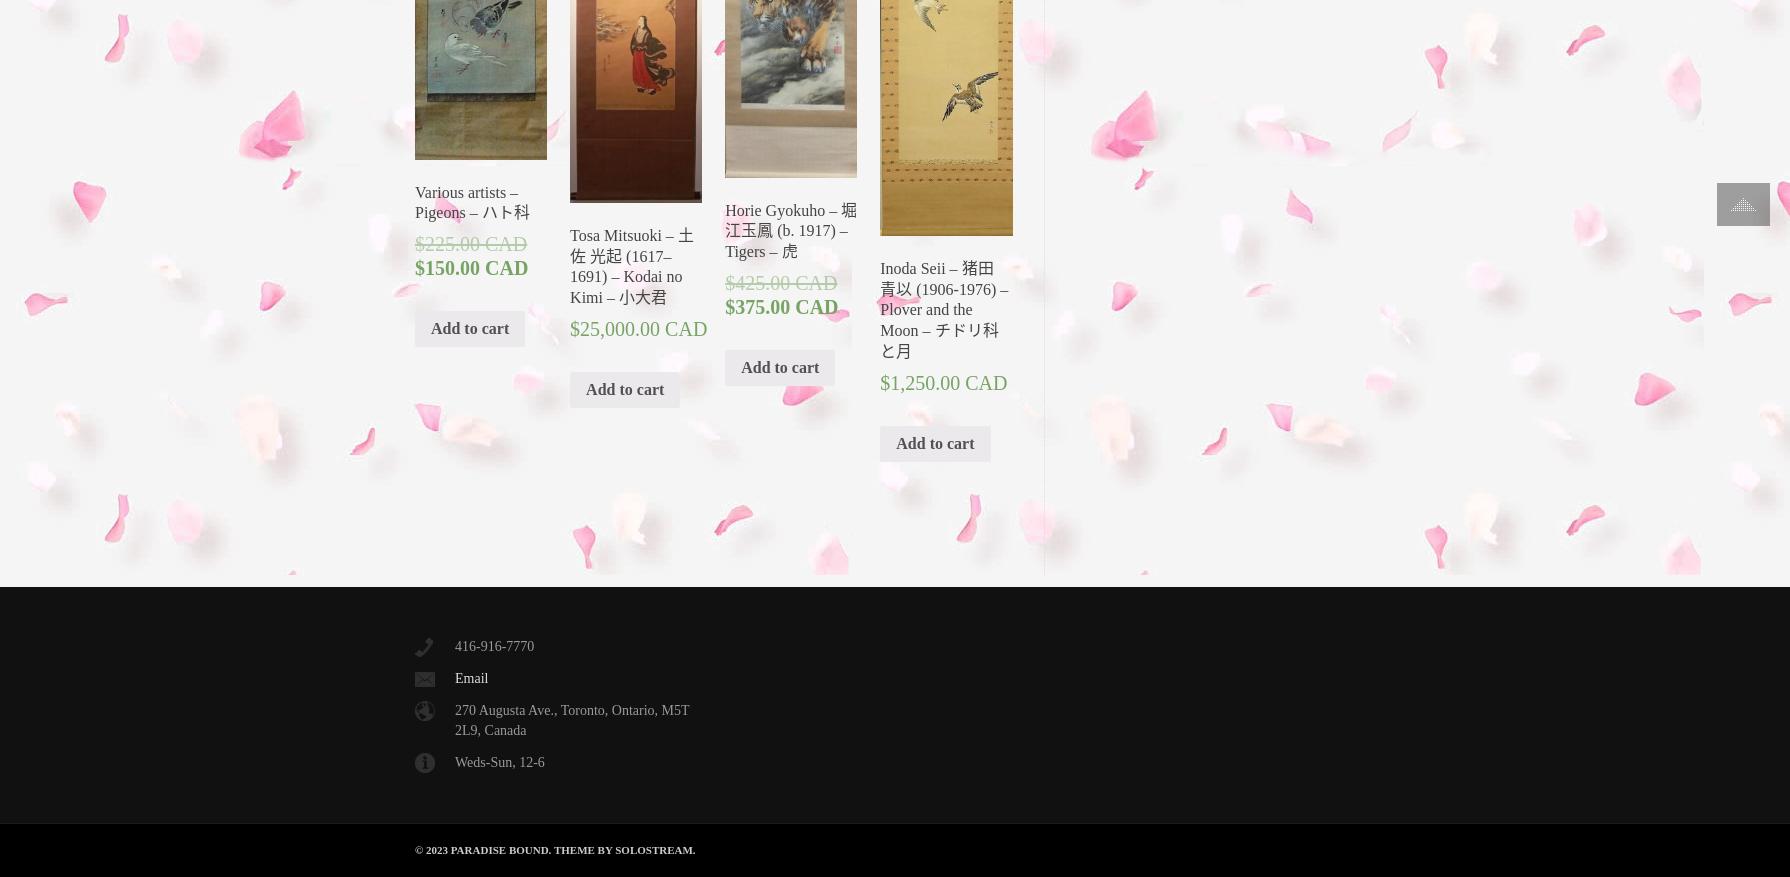 The image size is (1790, 877). I want to click on '375.00 CAD', so click(785, 306).